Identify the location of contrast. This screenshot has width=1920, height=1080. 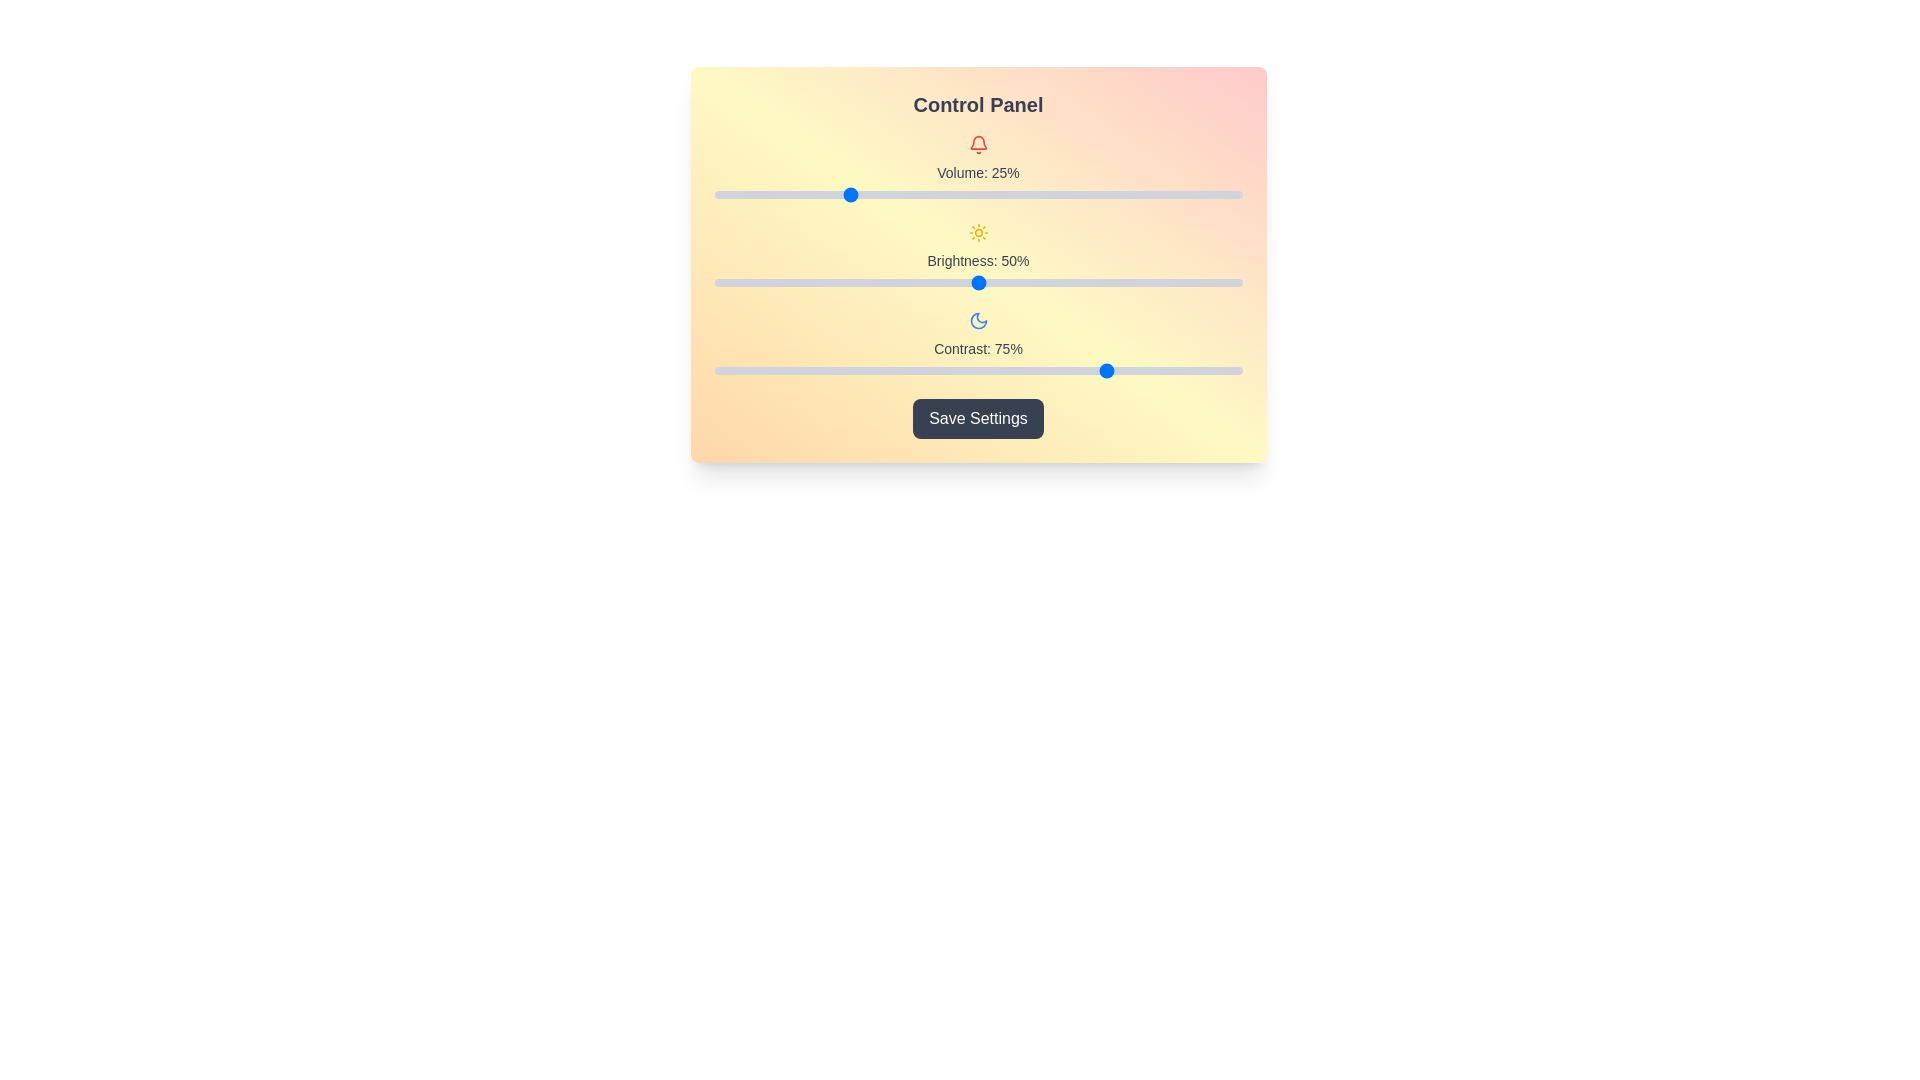
(857, 370).